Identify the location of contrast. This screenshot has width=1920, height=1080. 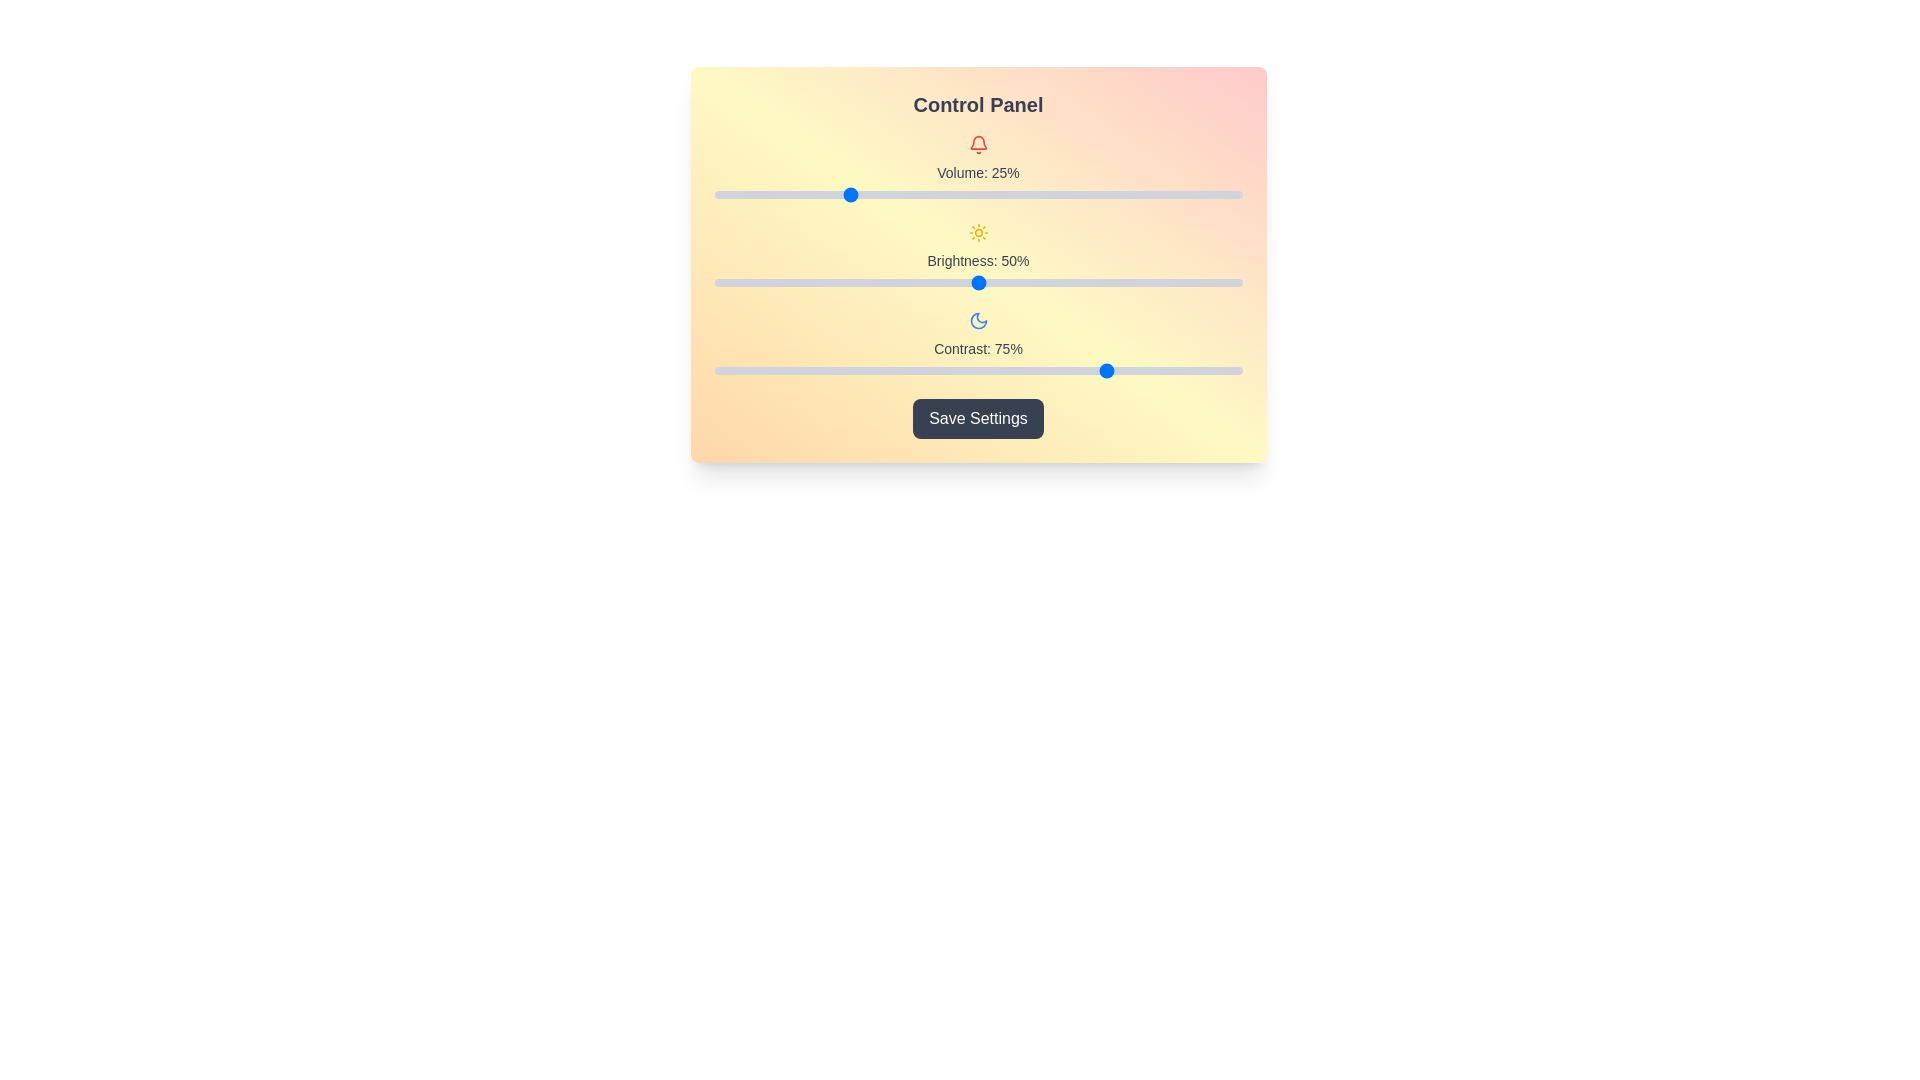
(857, 370).